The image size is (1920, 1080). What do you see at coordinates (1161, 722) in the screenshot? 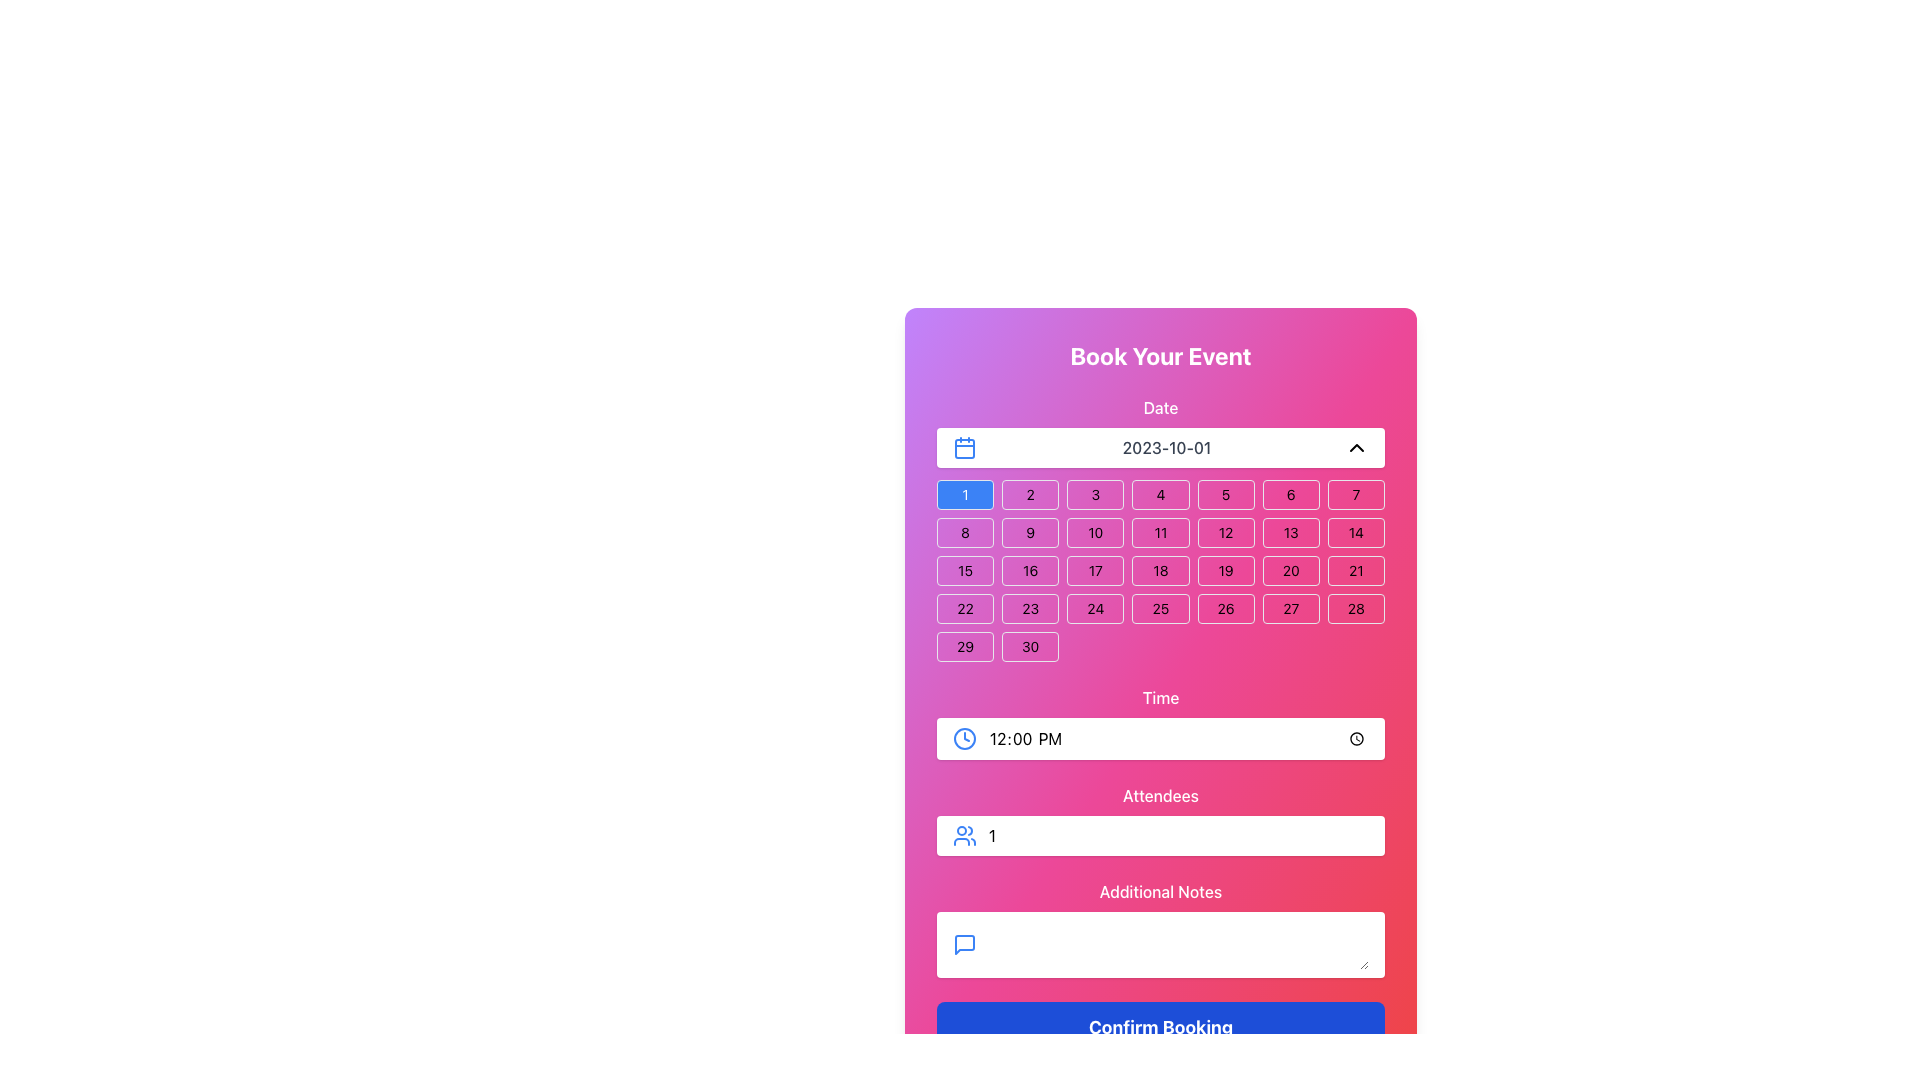
I see `the Time Selector element located in the 'Book Your Event' form, which is positioned directly beneath the date selection section` at bounding box center [1161, 722].